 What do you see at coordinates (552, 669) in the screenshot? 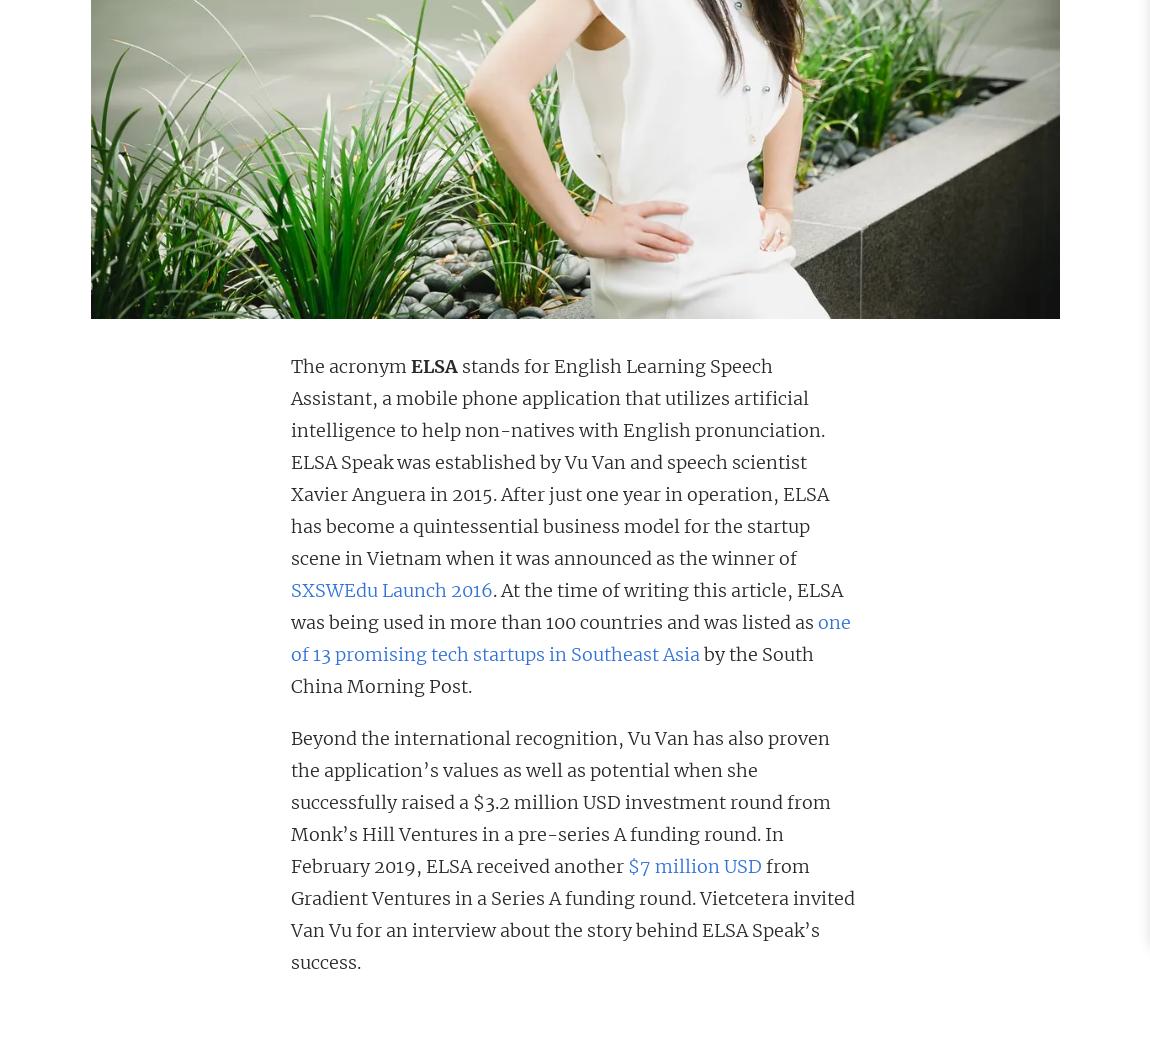
I see `'by the South China Morning Post.'` at bounding box center [552, 669].